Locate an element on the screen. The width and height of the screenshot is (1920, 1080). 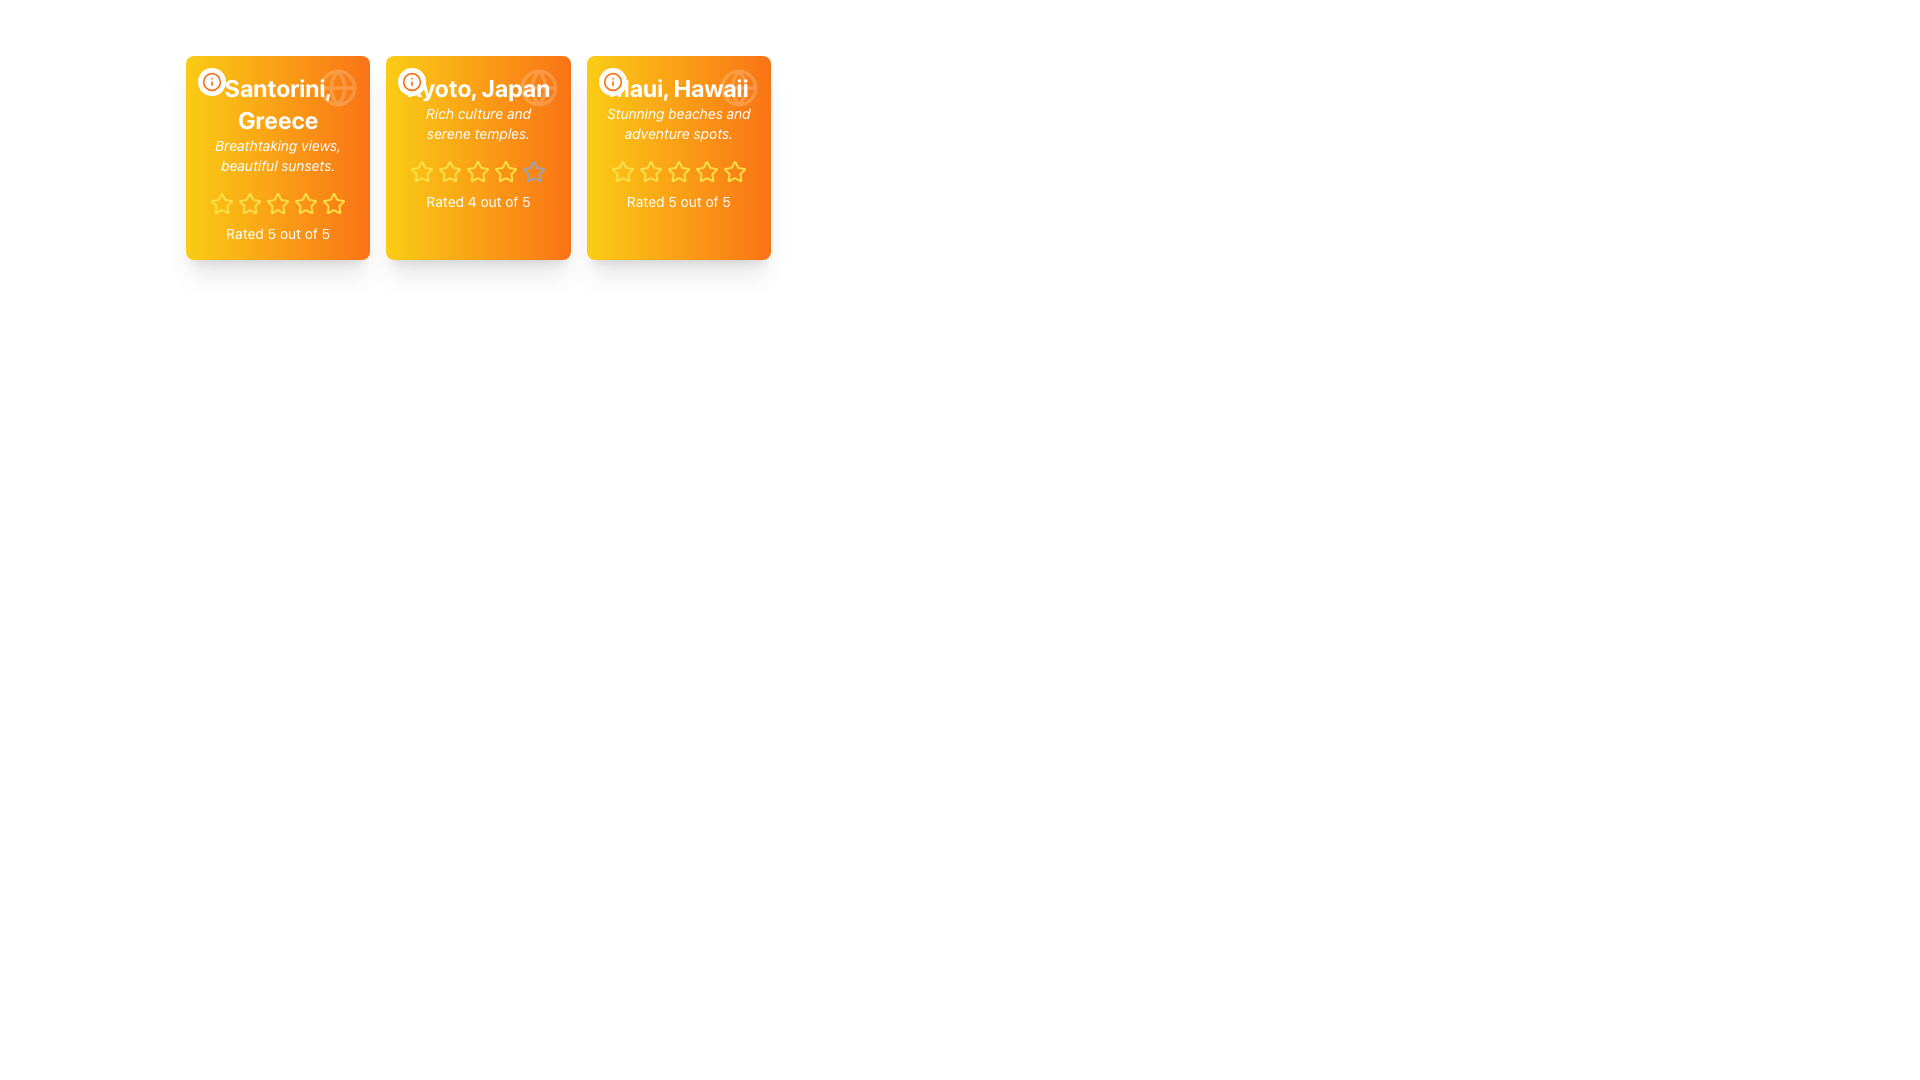
text content of the textual description summarizing 'Maui, Hawaii' located in the top-middle portion of the third card from the left is located at coordinates (678, 108).